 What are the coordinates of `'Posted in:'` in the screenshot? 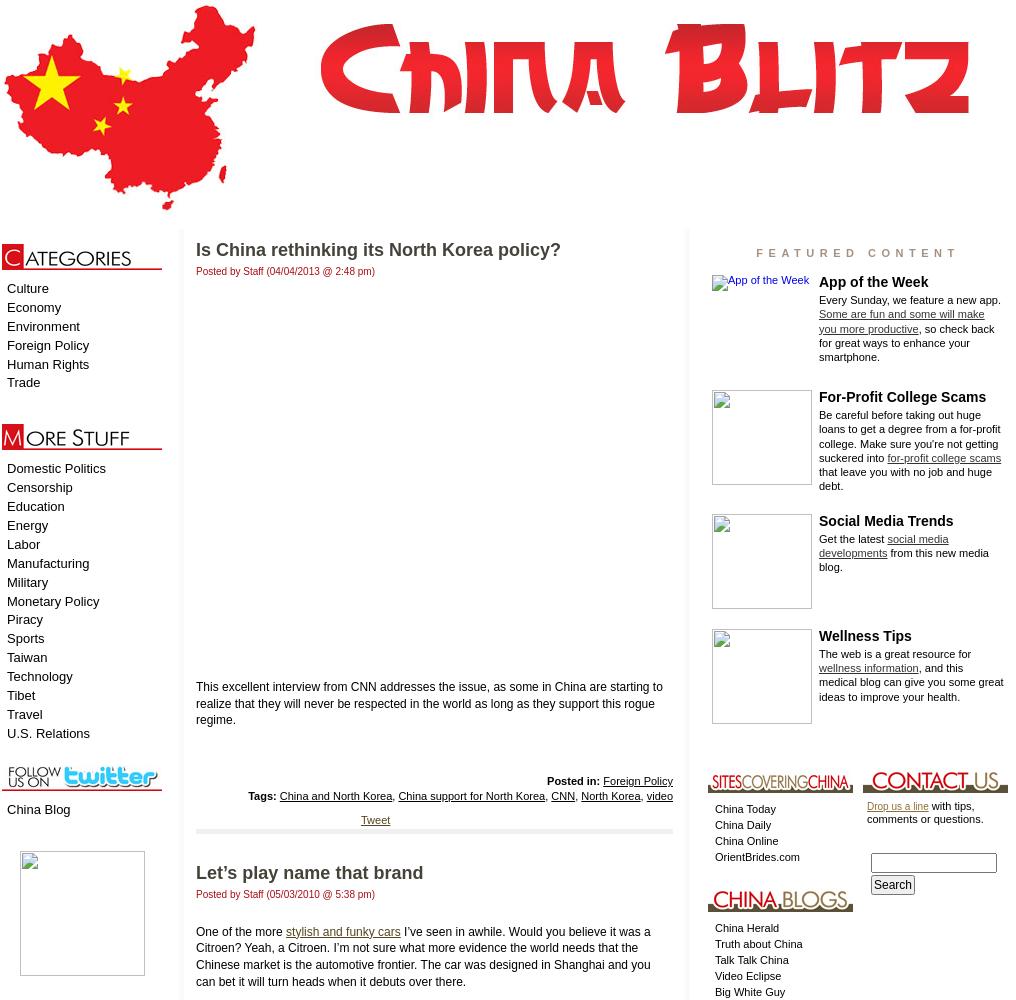 It's located at (573, 780).